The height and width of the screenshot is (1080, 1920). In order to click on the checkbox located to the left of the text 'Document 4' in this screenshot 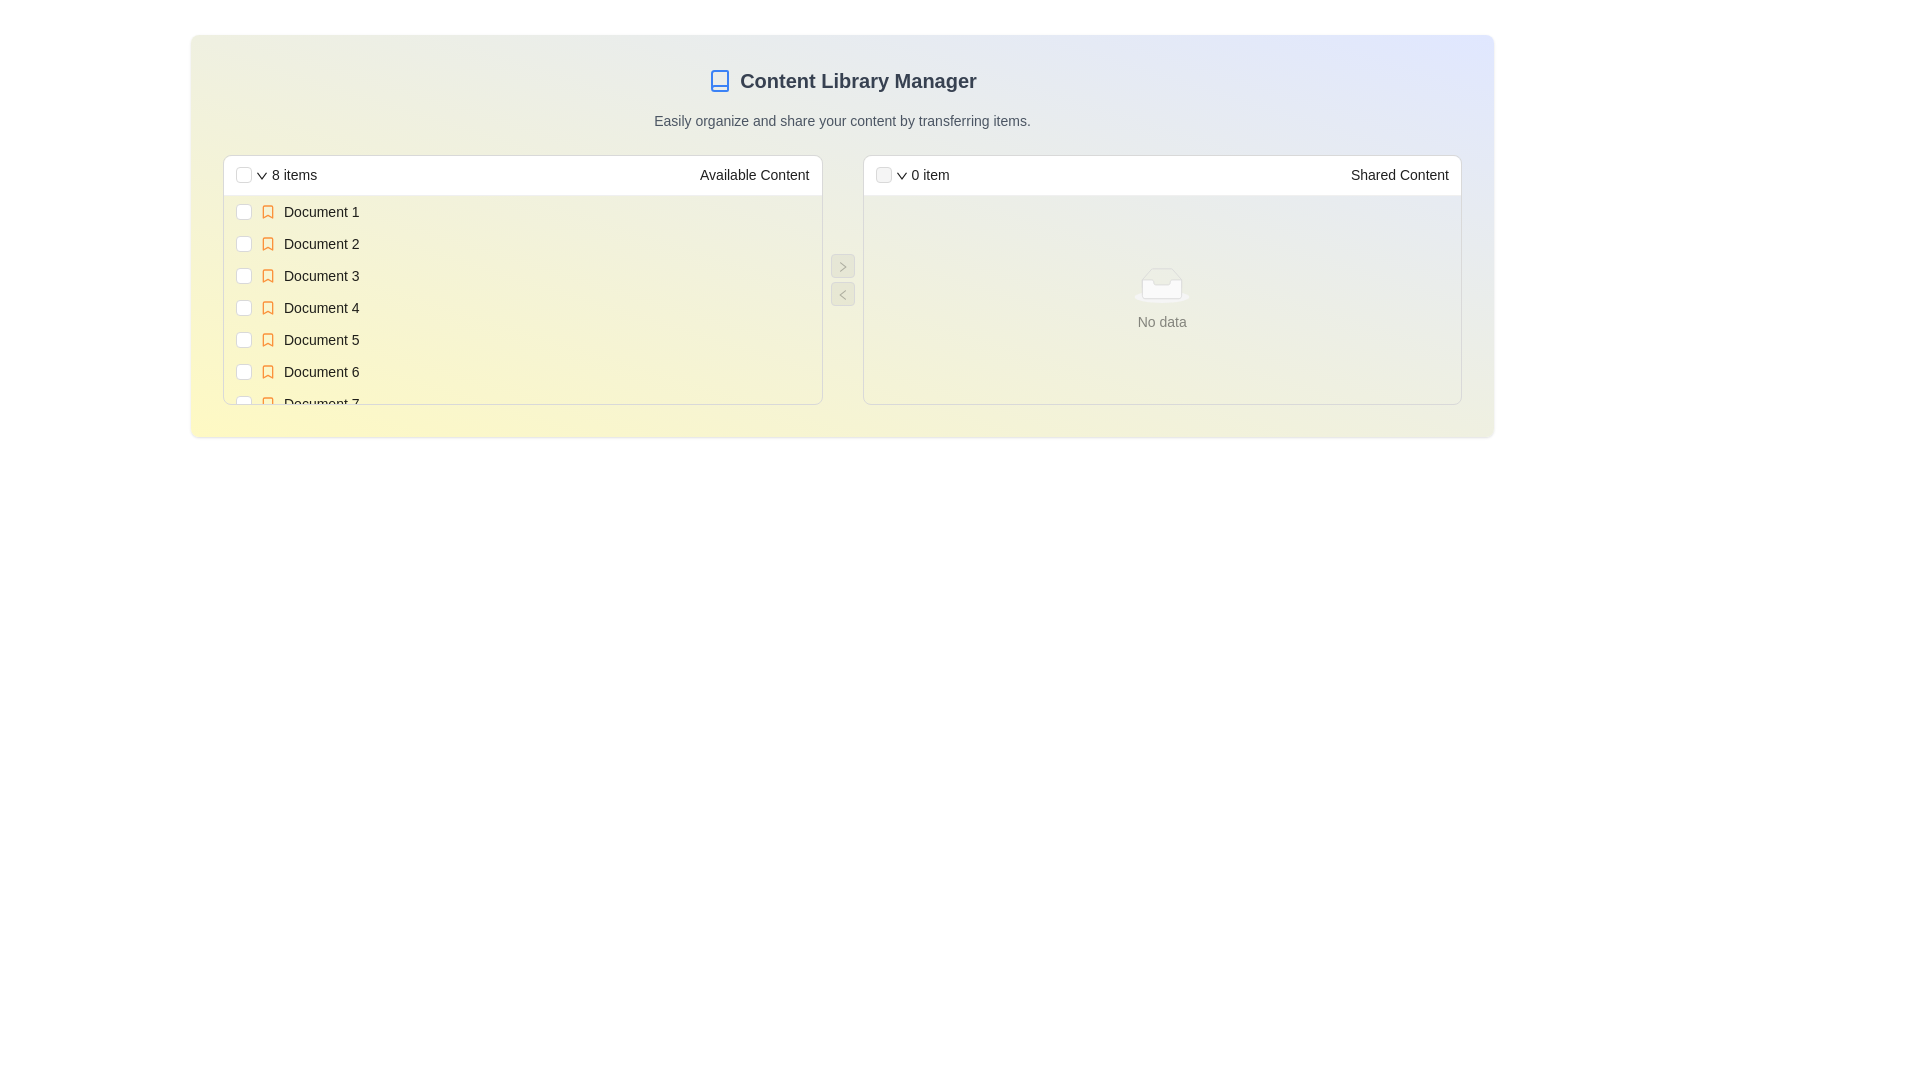, I will do `click(243, 308)`.